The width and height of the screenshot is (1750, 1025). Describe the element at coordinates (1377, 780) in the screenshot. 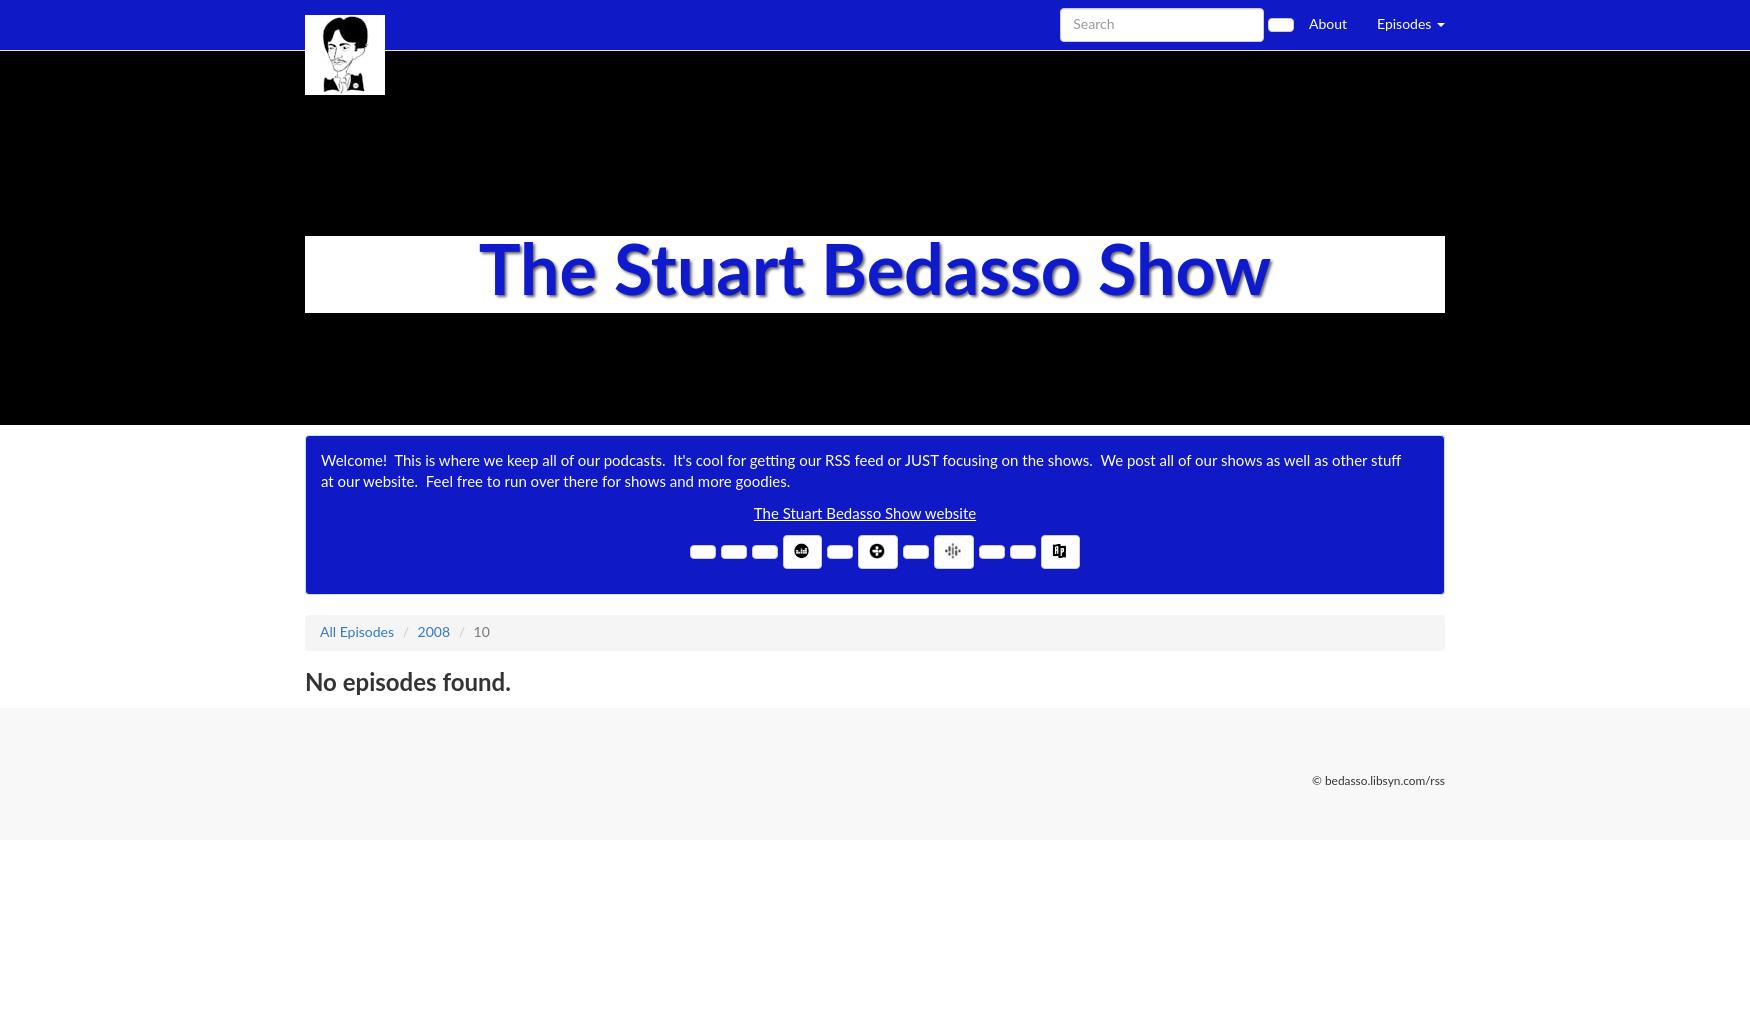

I see `'© bedasso.libsyn.com/rss'` at that location.